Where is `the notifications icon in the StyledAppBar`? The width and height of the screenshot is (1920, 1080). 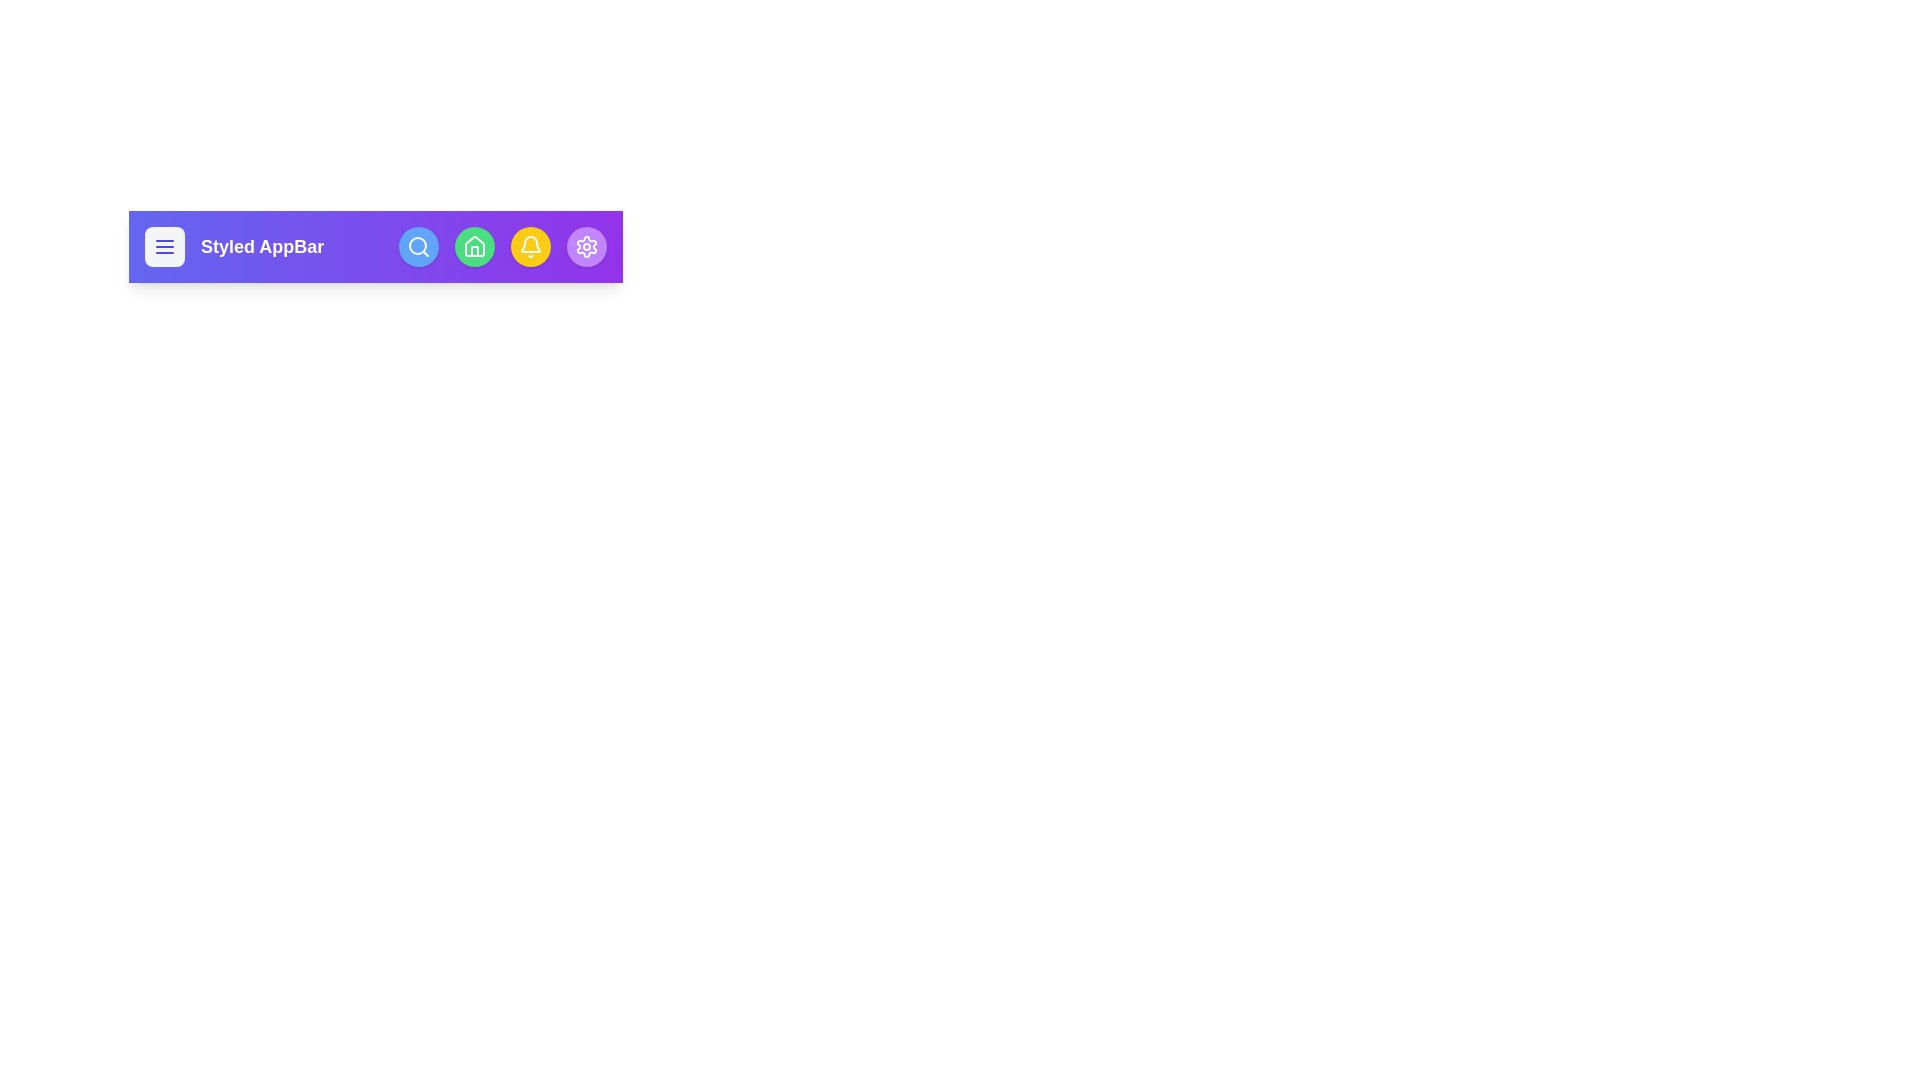
the notifications icon in the StyledAppBar is located at coordinates (531, 245).